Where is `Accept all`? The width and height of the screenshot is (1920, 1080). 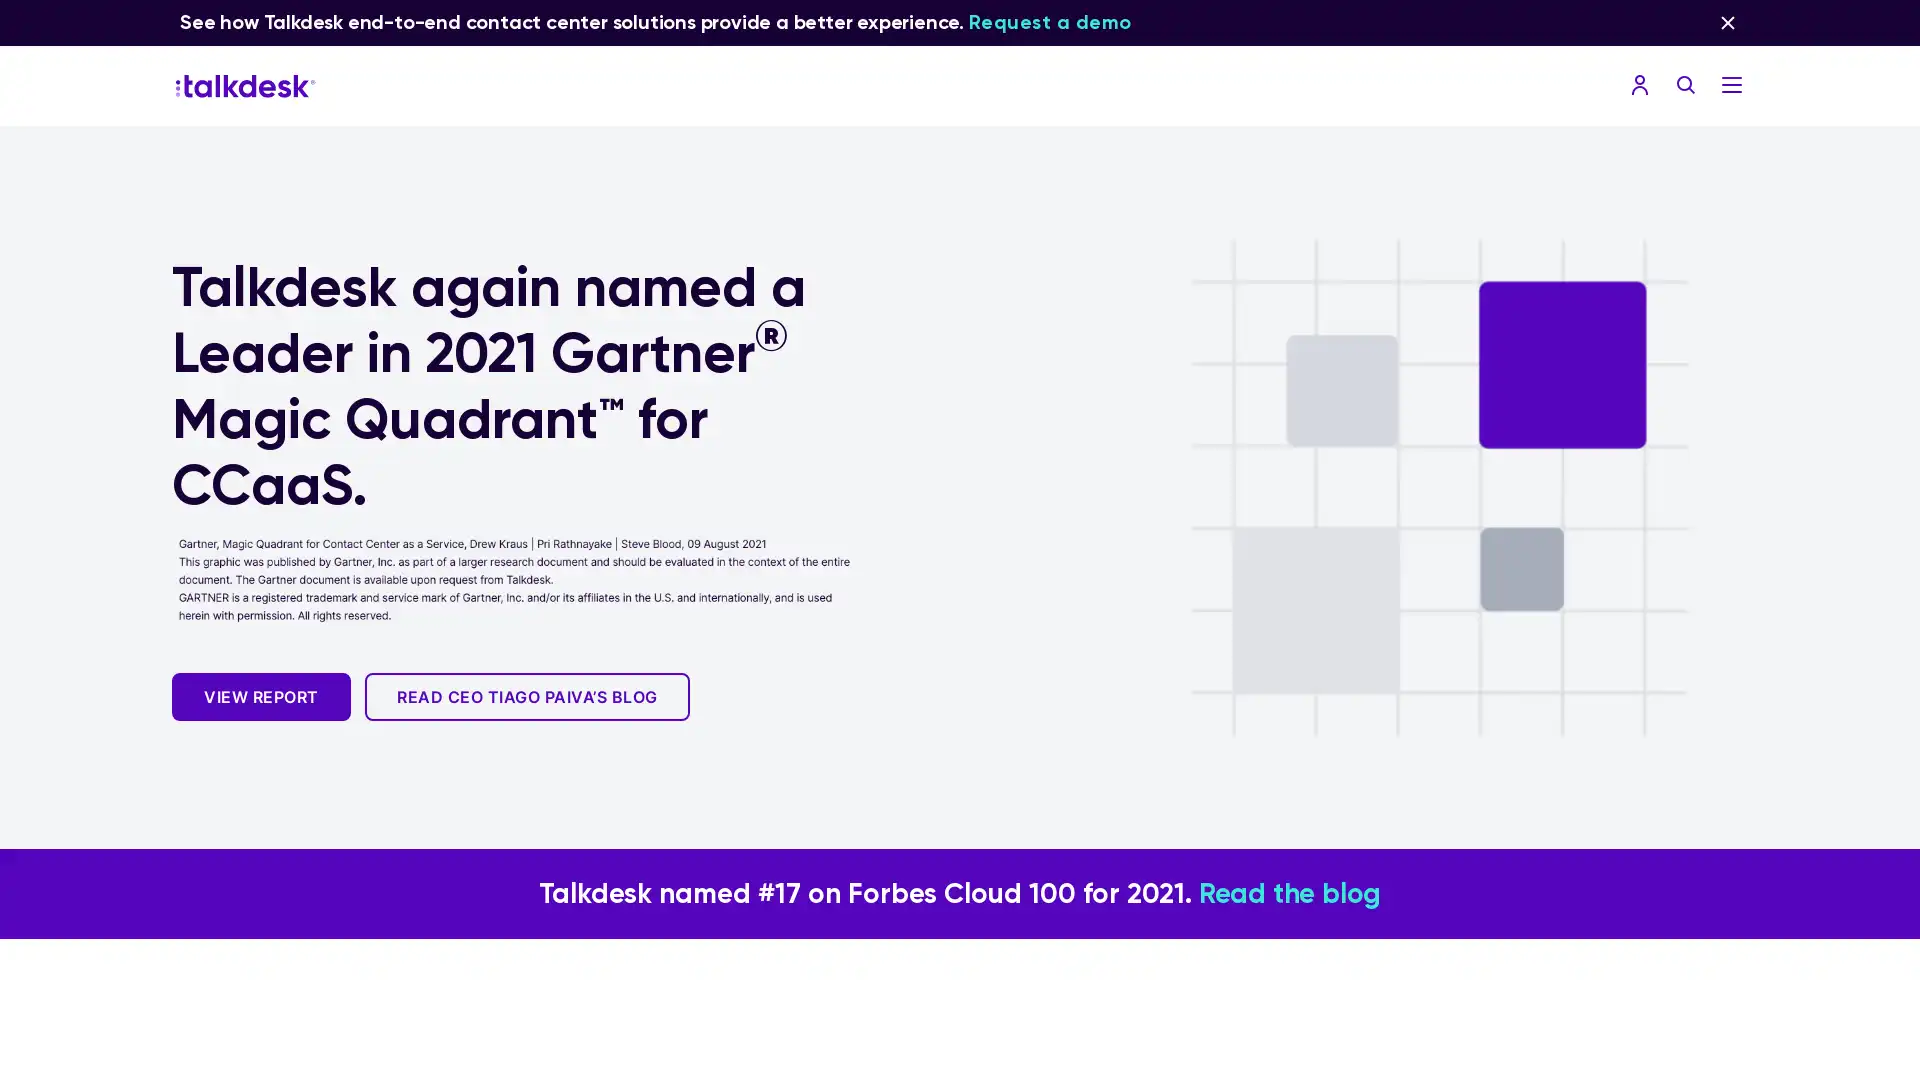 Accept all is located at coordinates (1106, 832).